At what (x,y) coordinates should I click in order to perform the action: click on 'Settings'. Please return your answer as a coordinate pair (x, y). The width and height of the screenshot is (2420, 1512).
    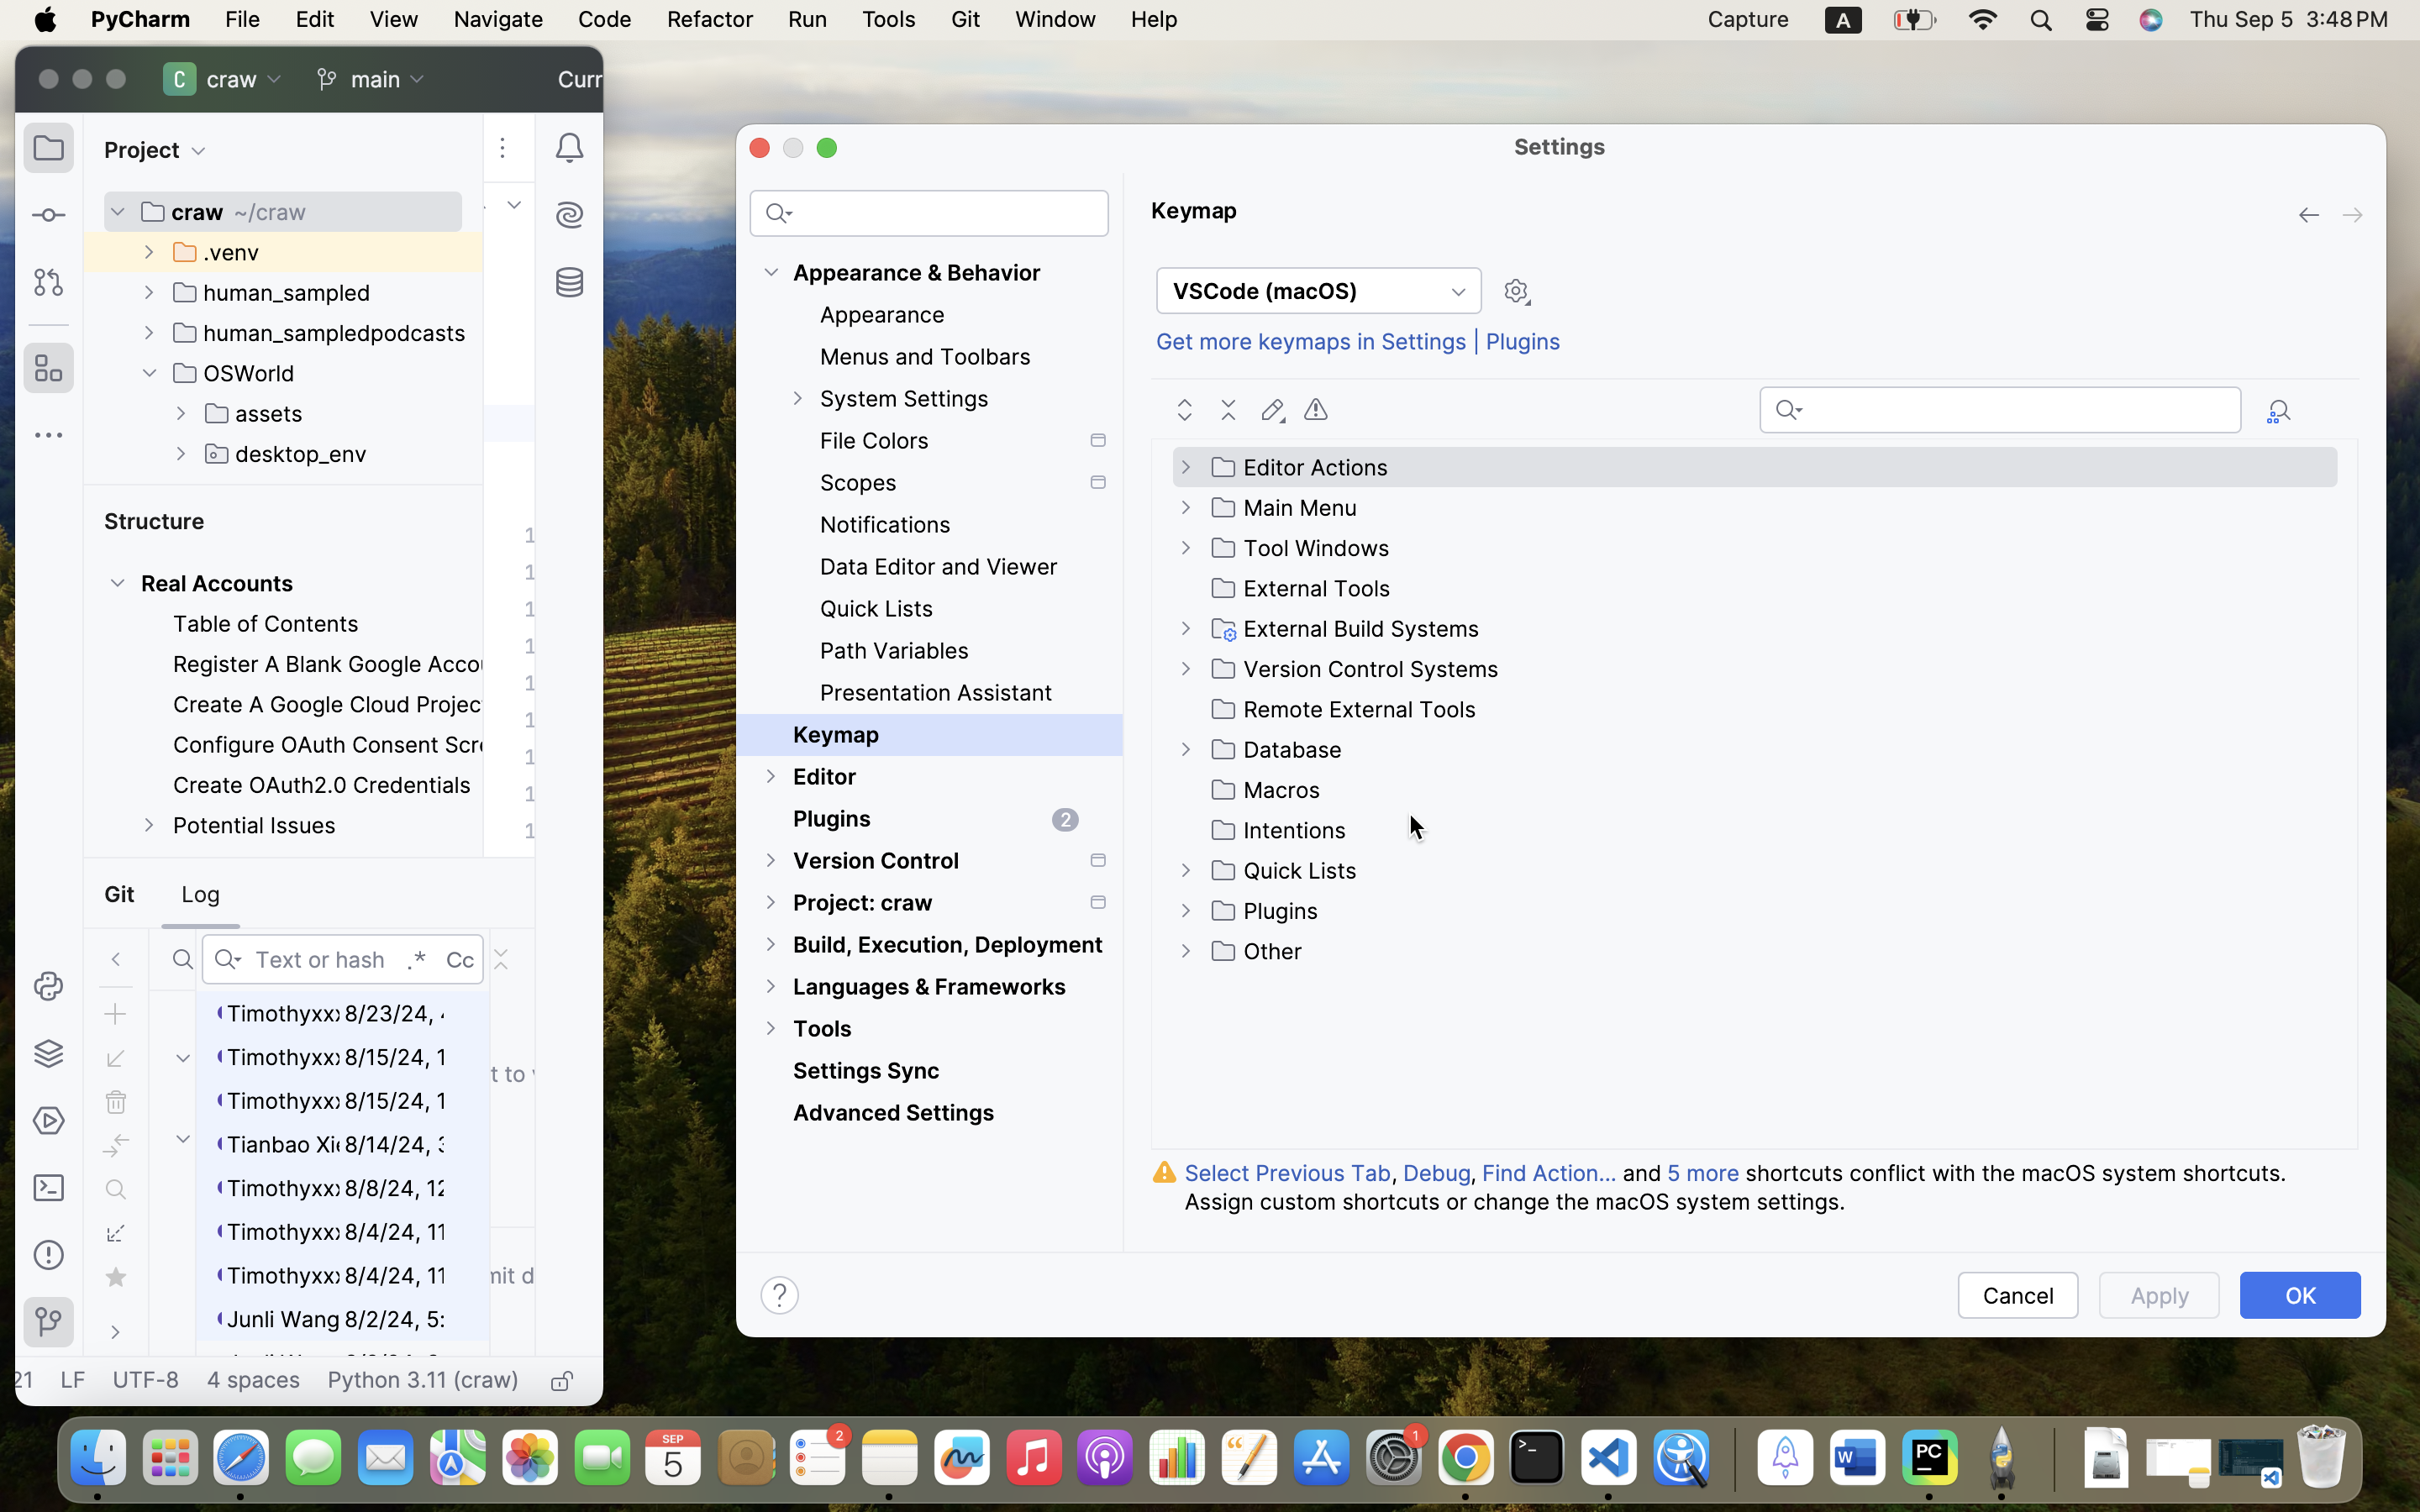
    Looking at the image, I should click on (1560, 144).